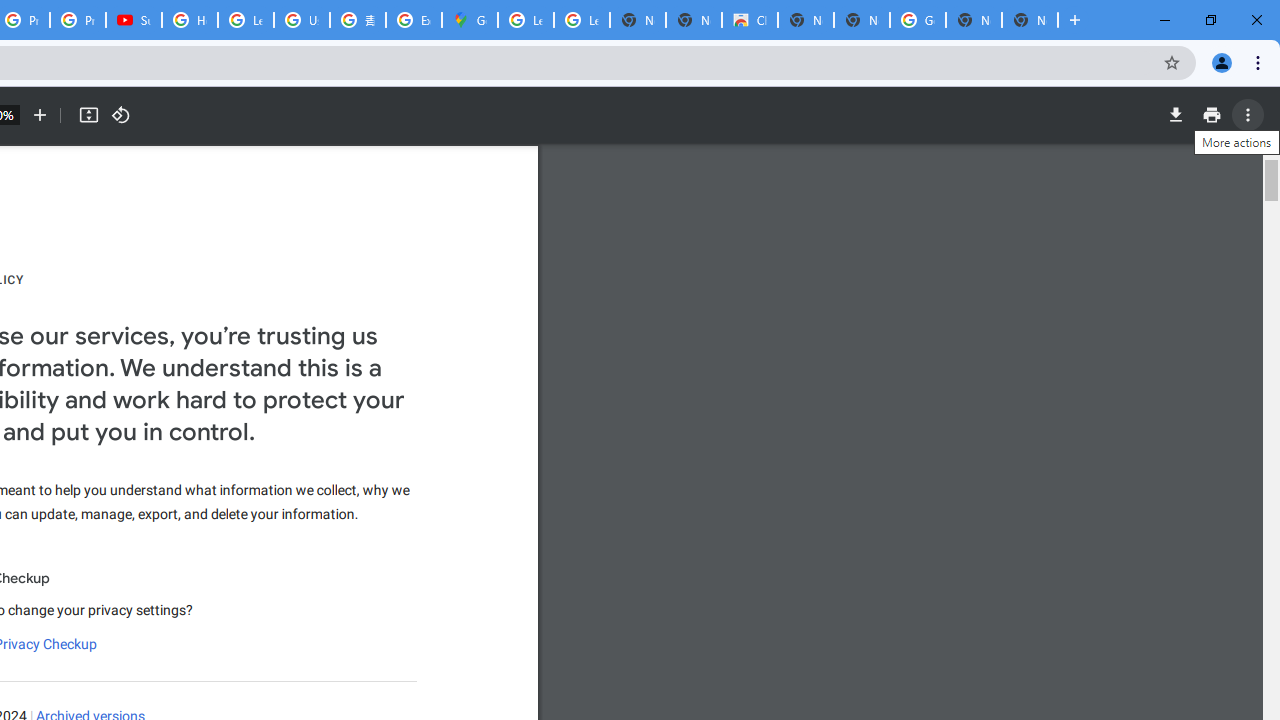 The image size is (1280, 720). What do you see at coordinates (1175, 115) in the screenshot?
I see `'Download'` at bounding box center [1175, 115].